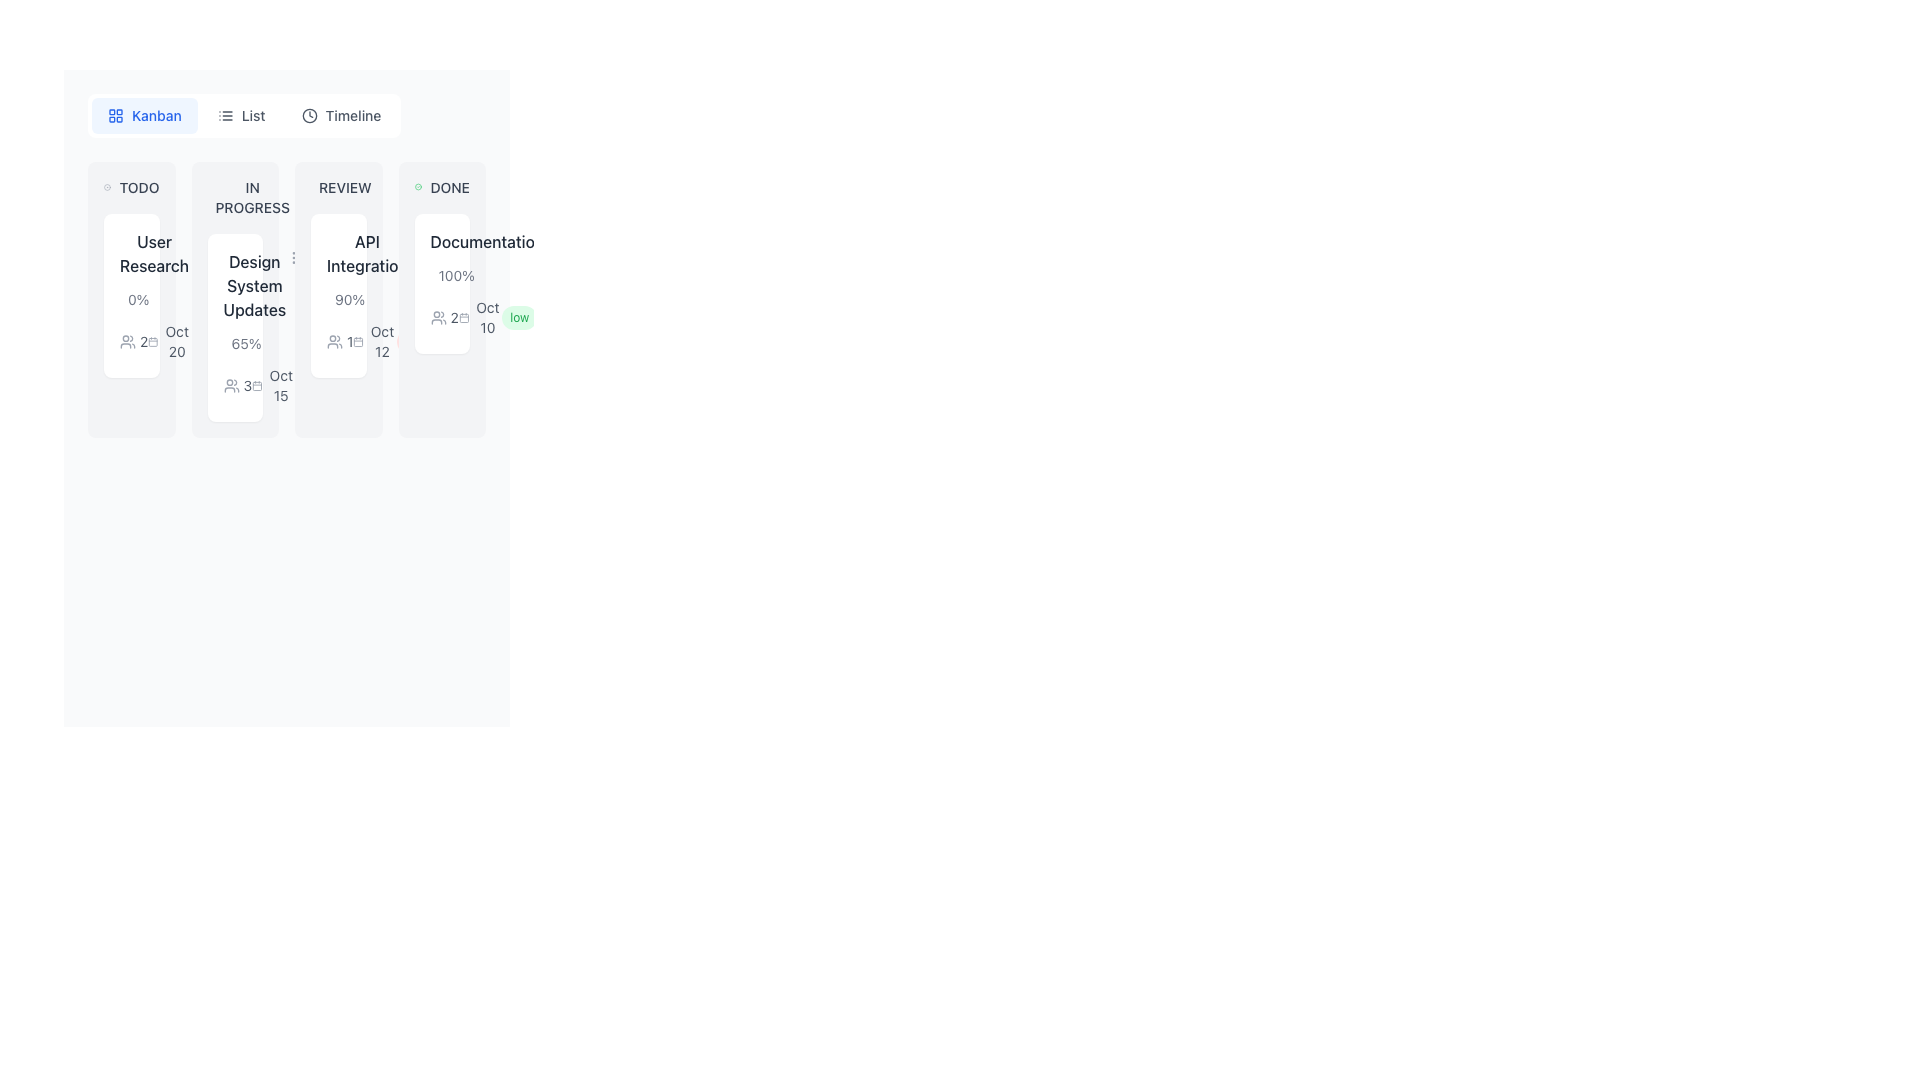 The image size is (1920, 1080). What do you see at coordinates (235, 326) in the screenshot?
I see `the second card in the 'IN PROGRESS' column of the Kanban view` at bounding box center [235, 326].